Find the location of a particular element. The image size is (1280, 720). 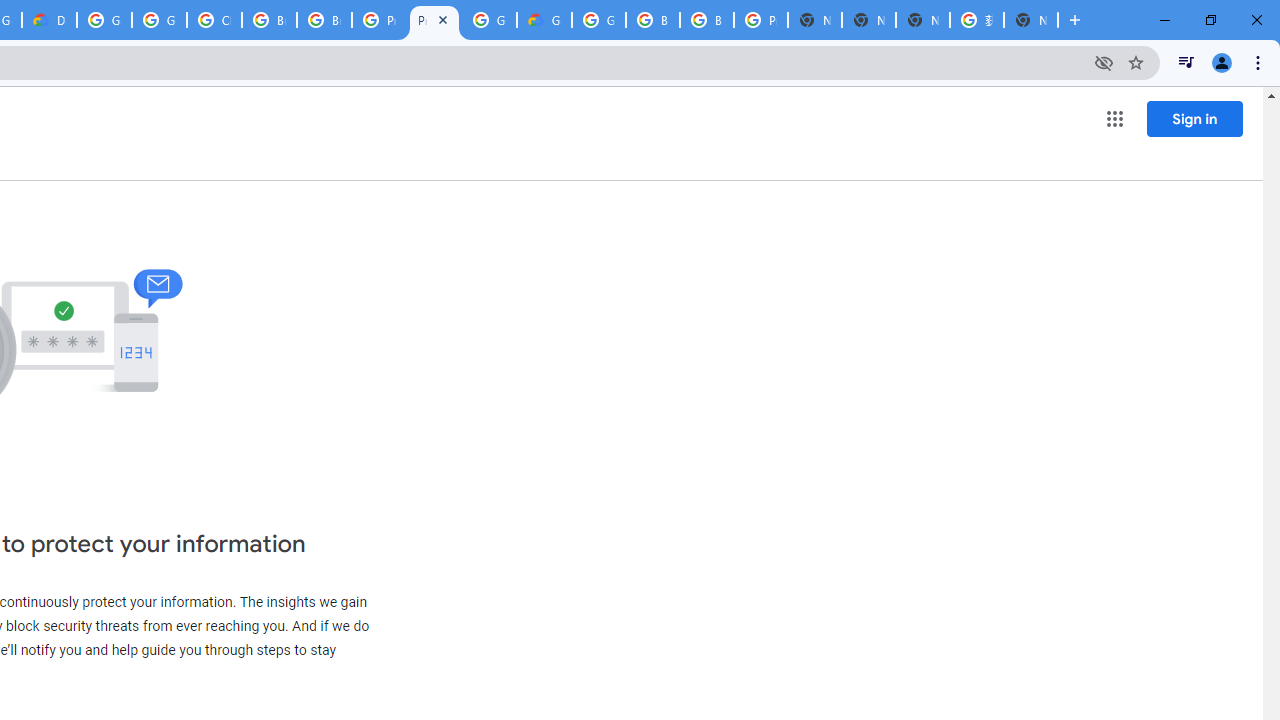

'Sign in' is located at coordinates (1194, 118).